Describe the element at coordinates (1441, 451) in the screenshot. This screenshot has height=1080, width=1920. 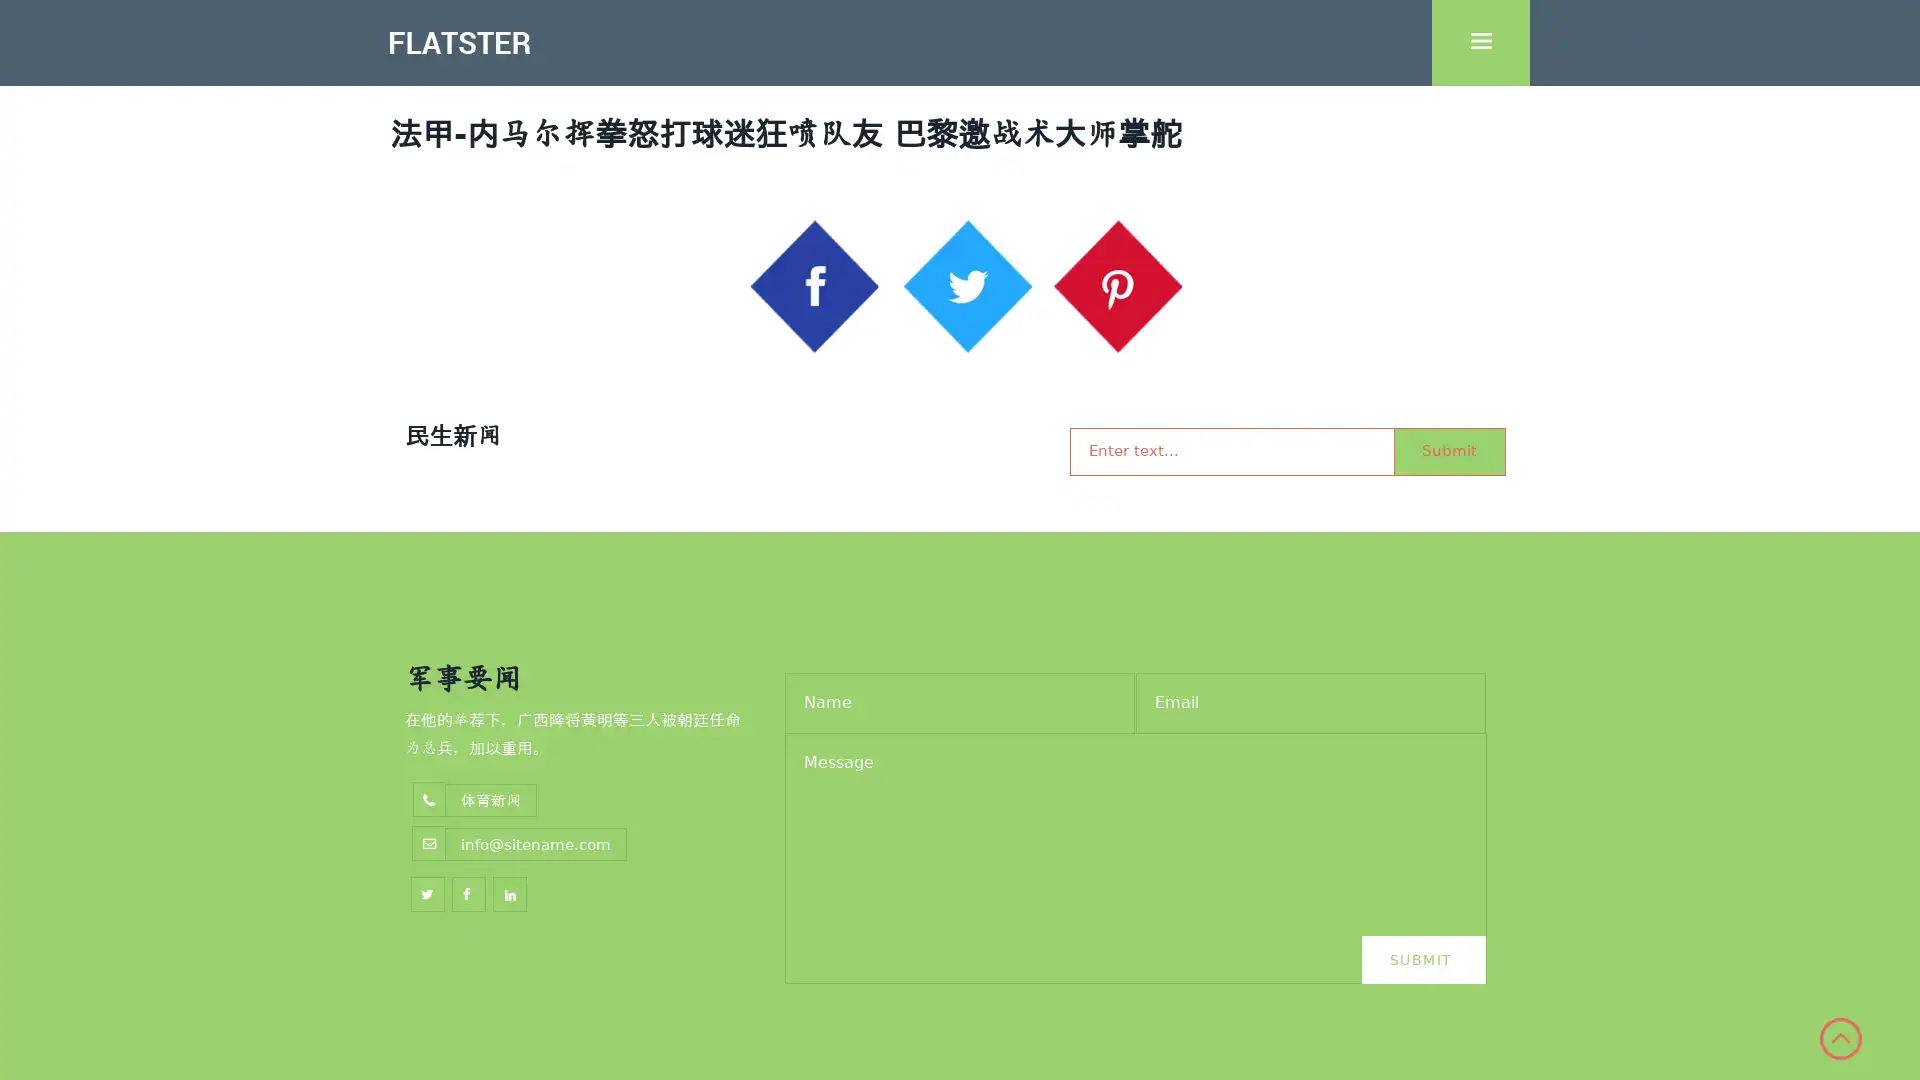
I see `Submit` at that location.